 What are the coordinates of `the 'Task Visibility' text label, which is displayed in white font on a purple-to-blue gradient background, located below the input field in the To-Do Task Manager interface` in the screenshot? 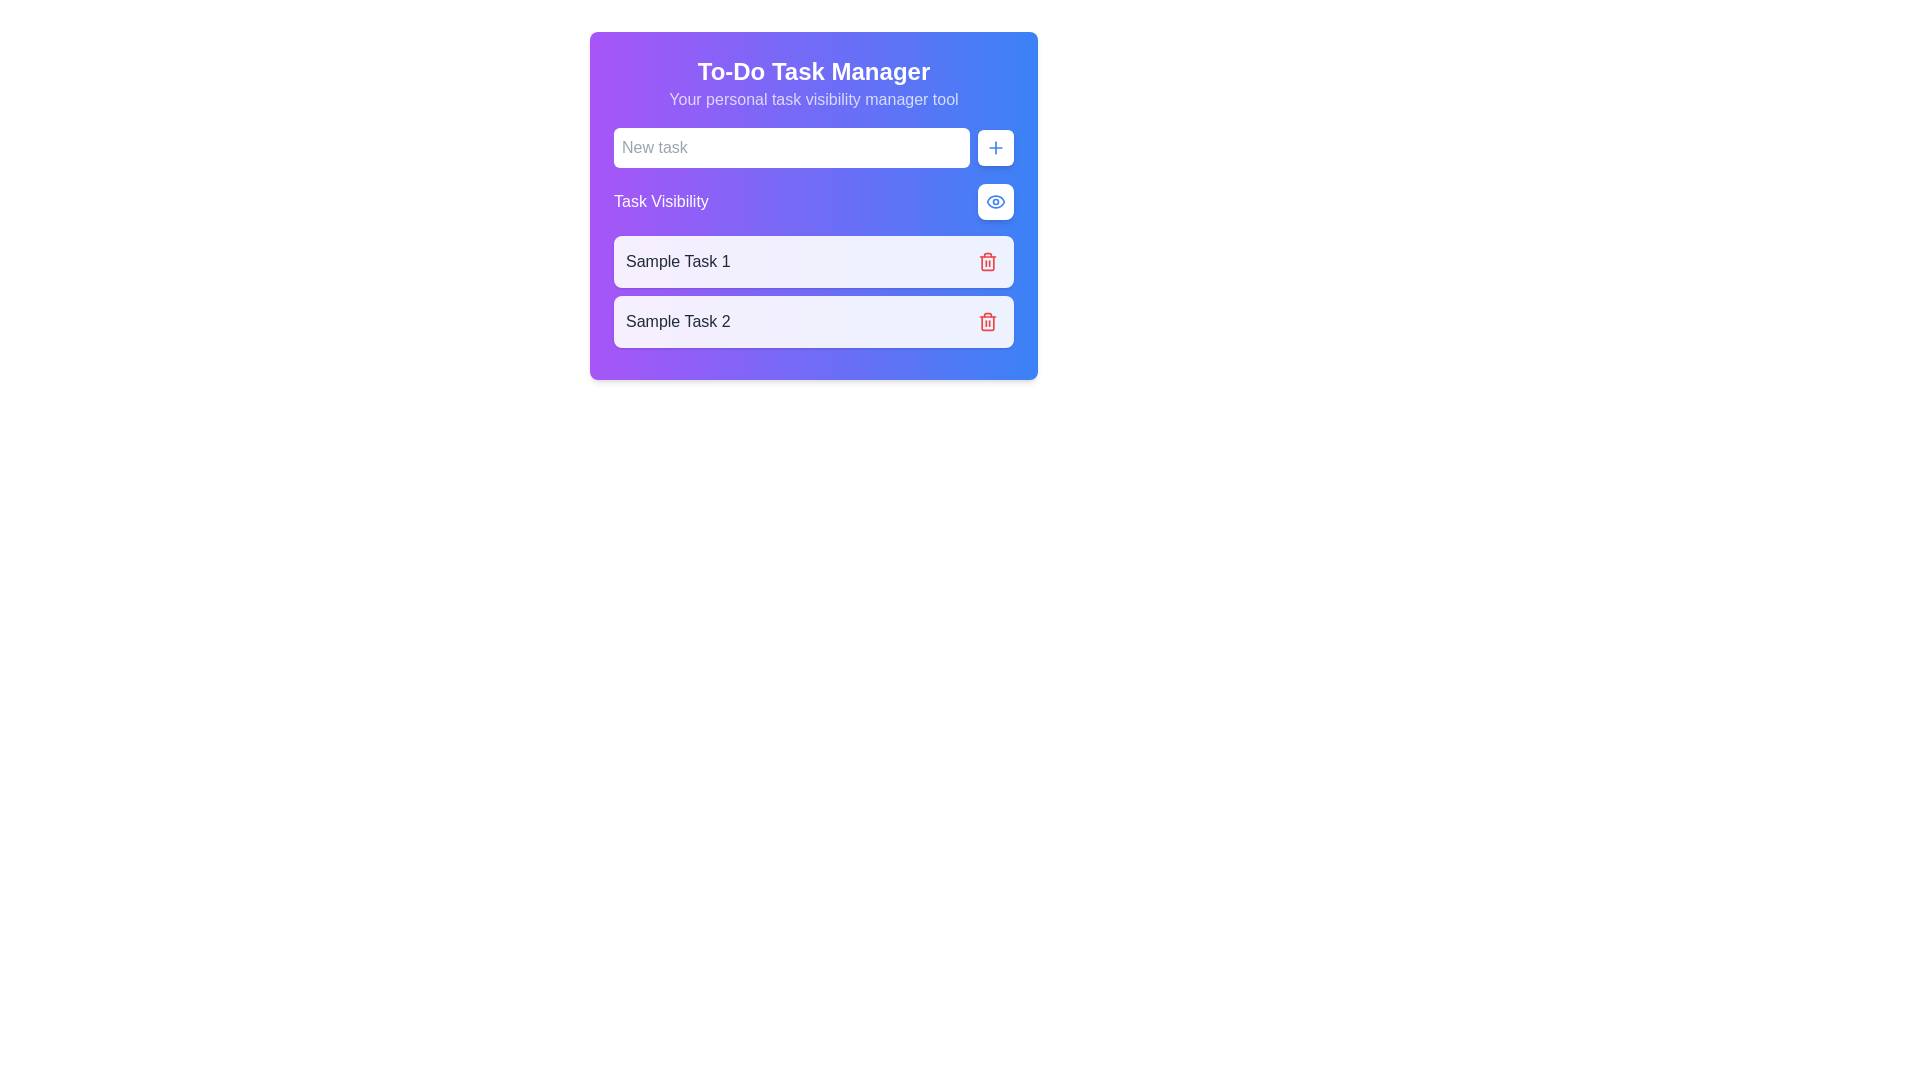 It's located at (661, 201).